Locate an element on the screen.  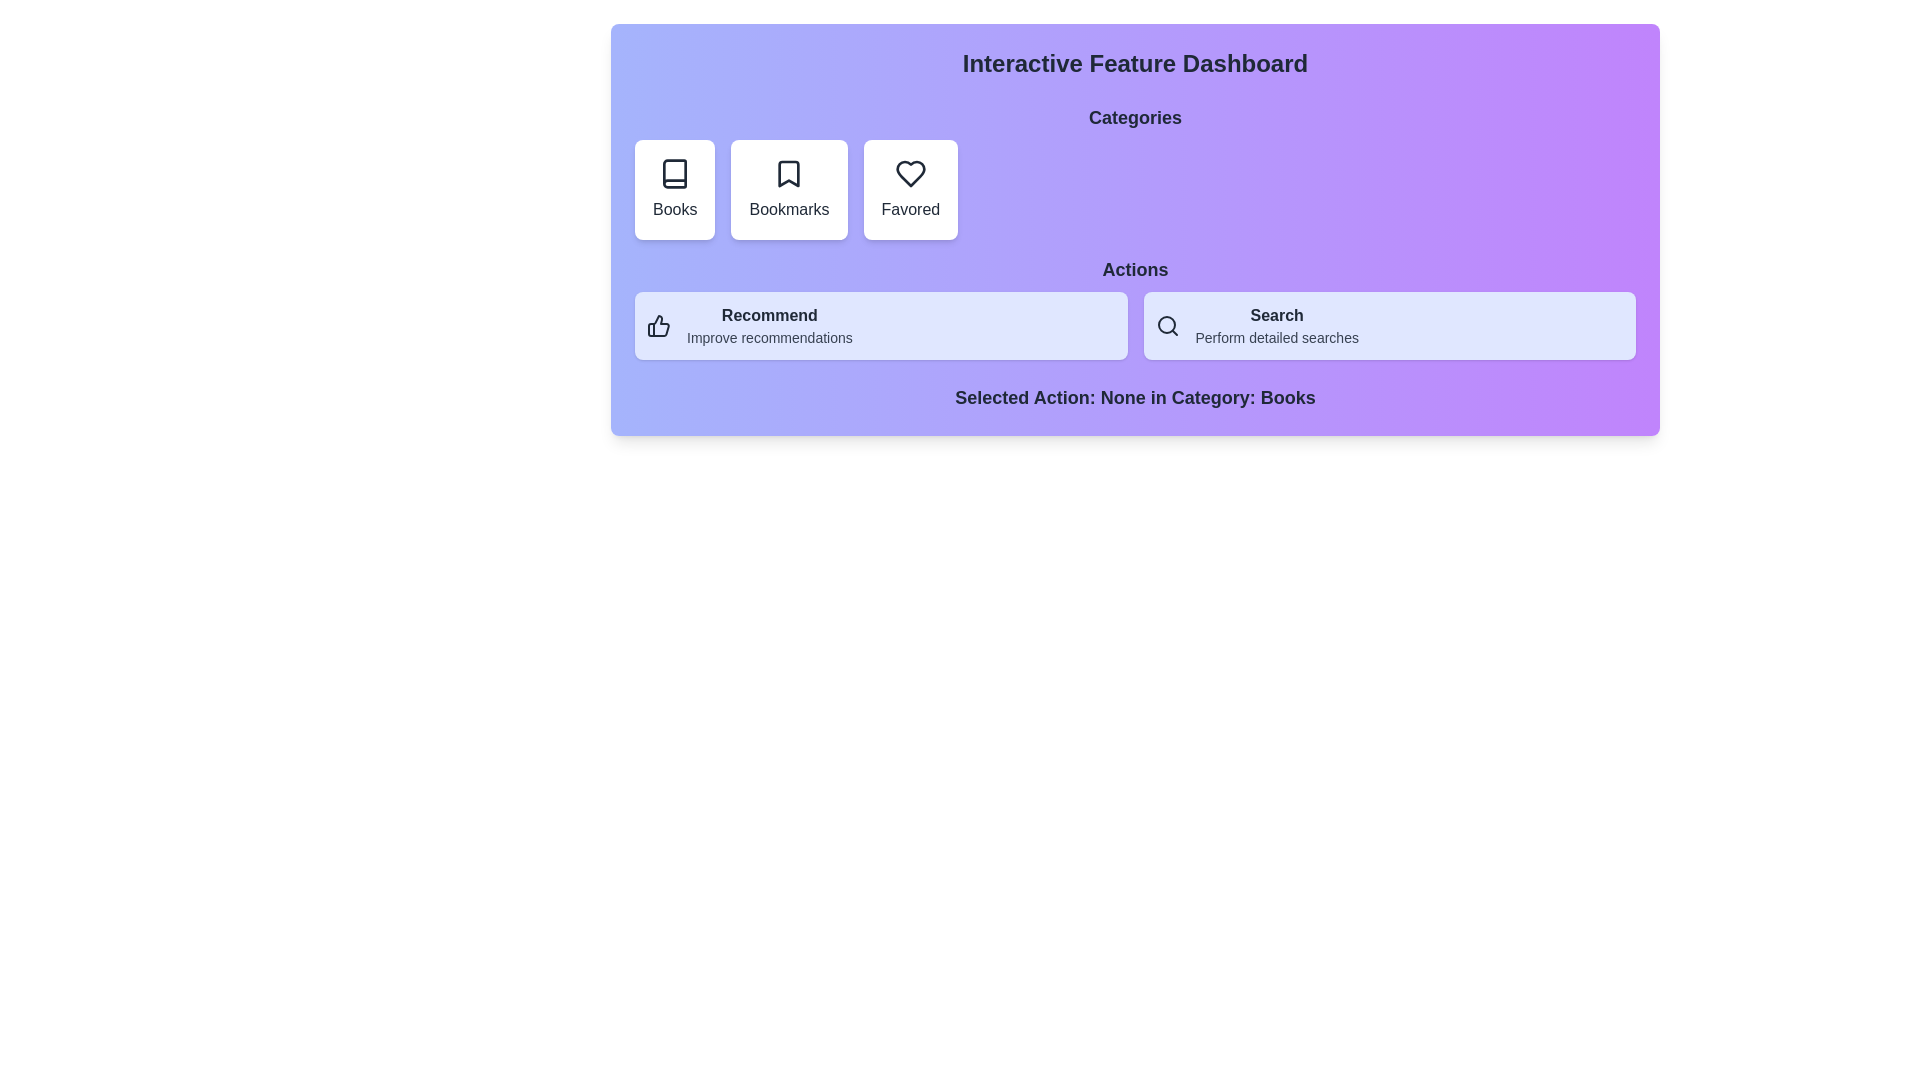
the text label displaying 'Actions', which is bold and larger in font, positioned centrally above the 'Recommend' and 'Search' buttons is located at coordinates (1135, 270).